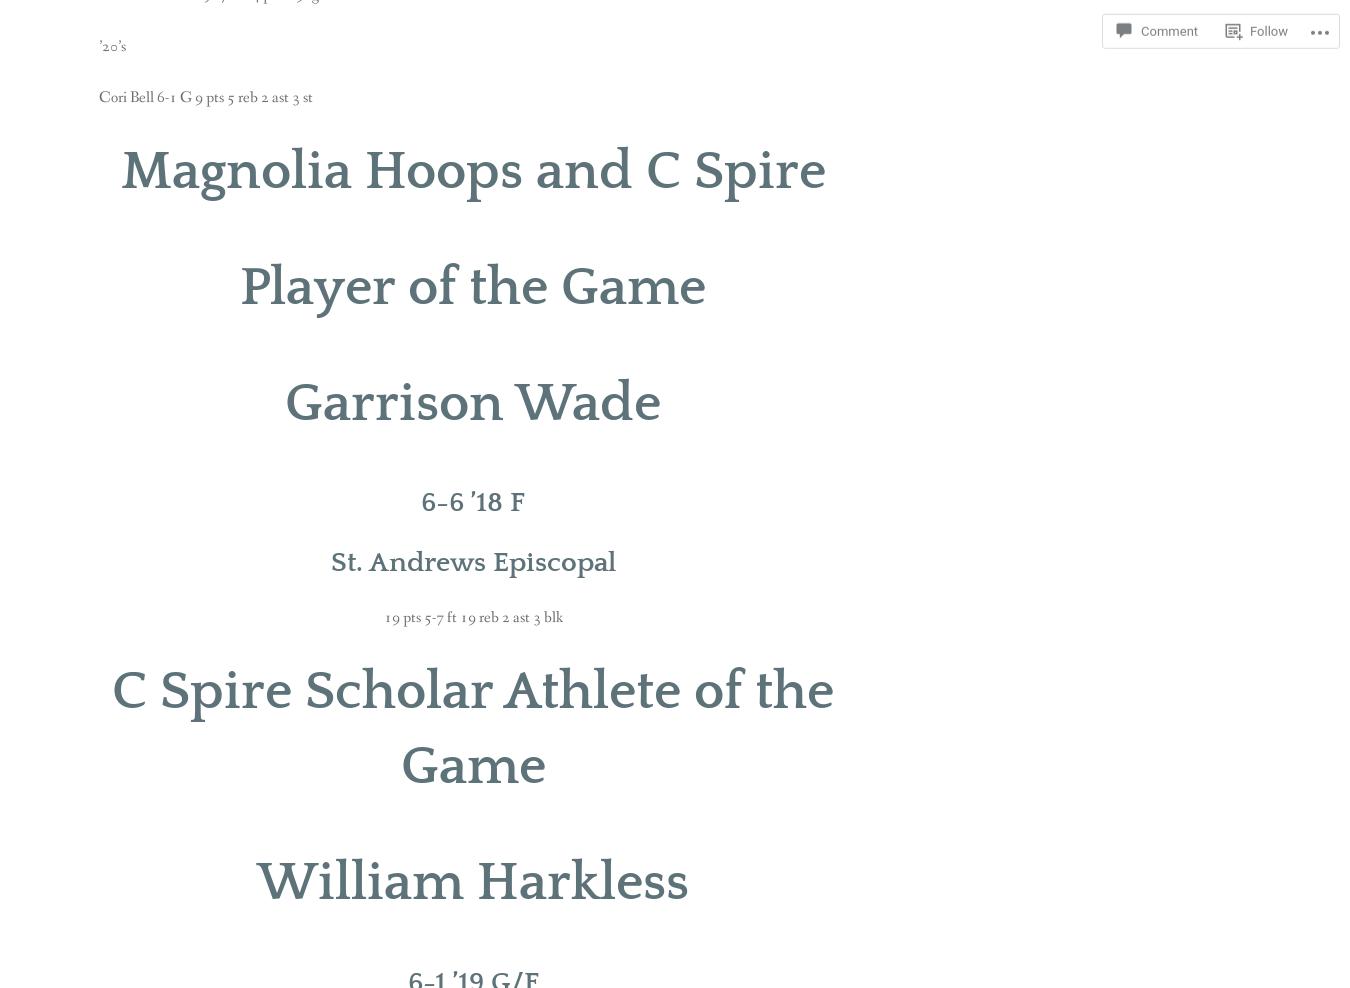 Image resolution: width=1350 pixels, height=988 pixels. What do you see at coordinates (472, 881) in the screenshot?
I see `'William Harkless'` at bounding box center [472, 881].